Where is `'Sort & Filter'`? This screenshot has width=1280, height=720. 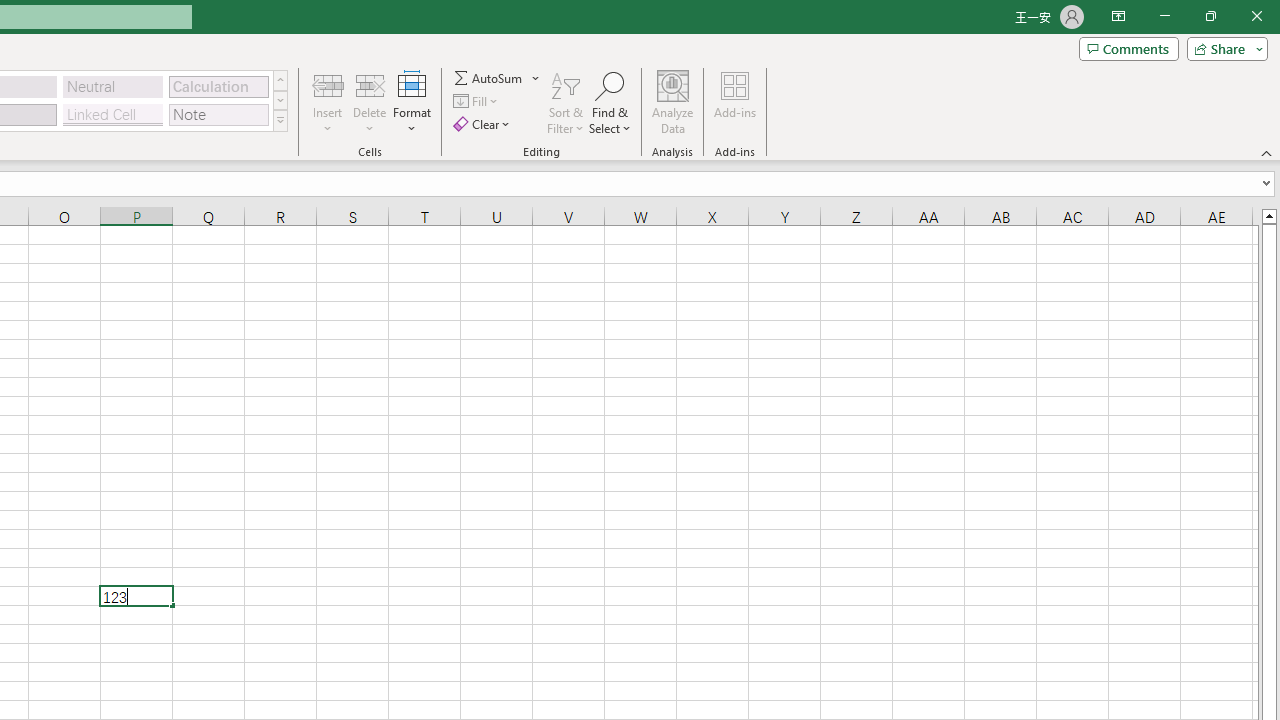
'Sort & Filter' is located at coordinates (565, 103).